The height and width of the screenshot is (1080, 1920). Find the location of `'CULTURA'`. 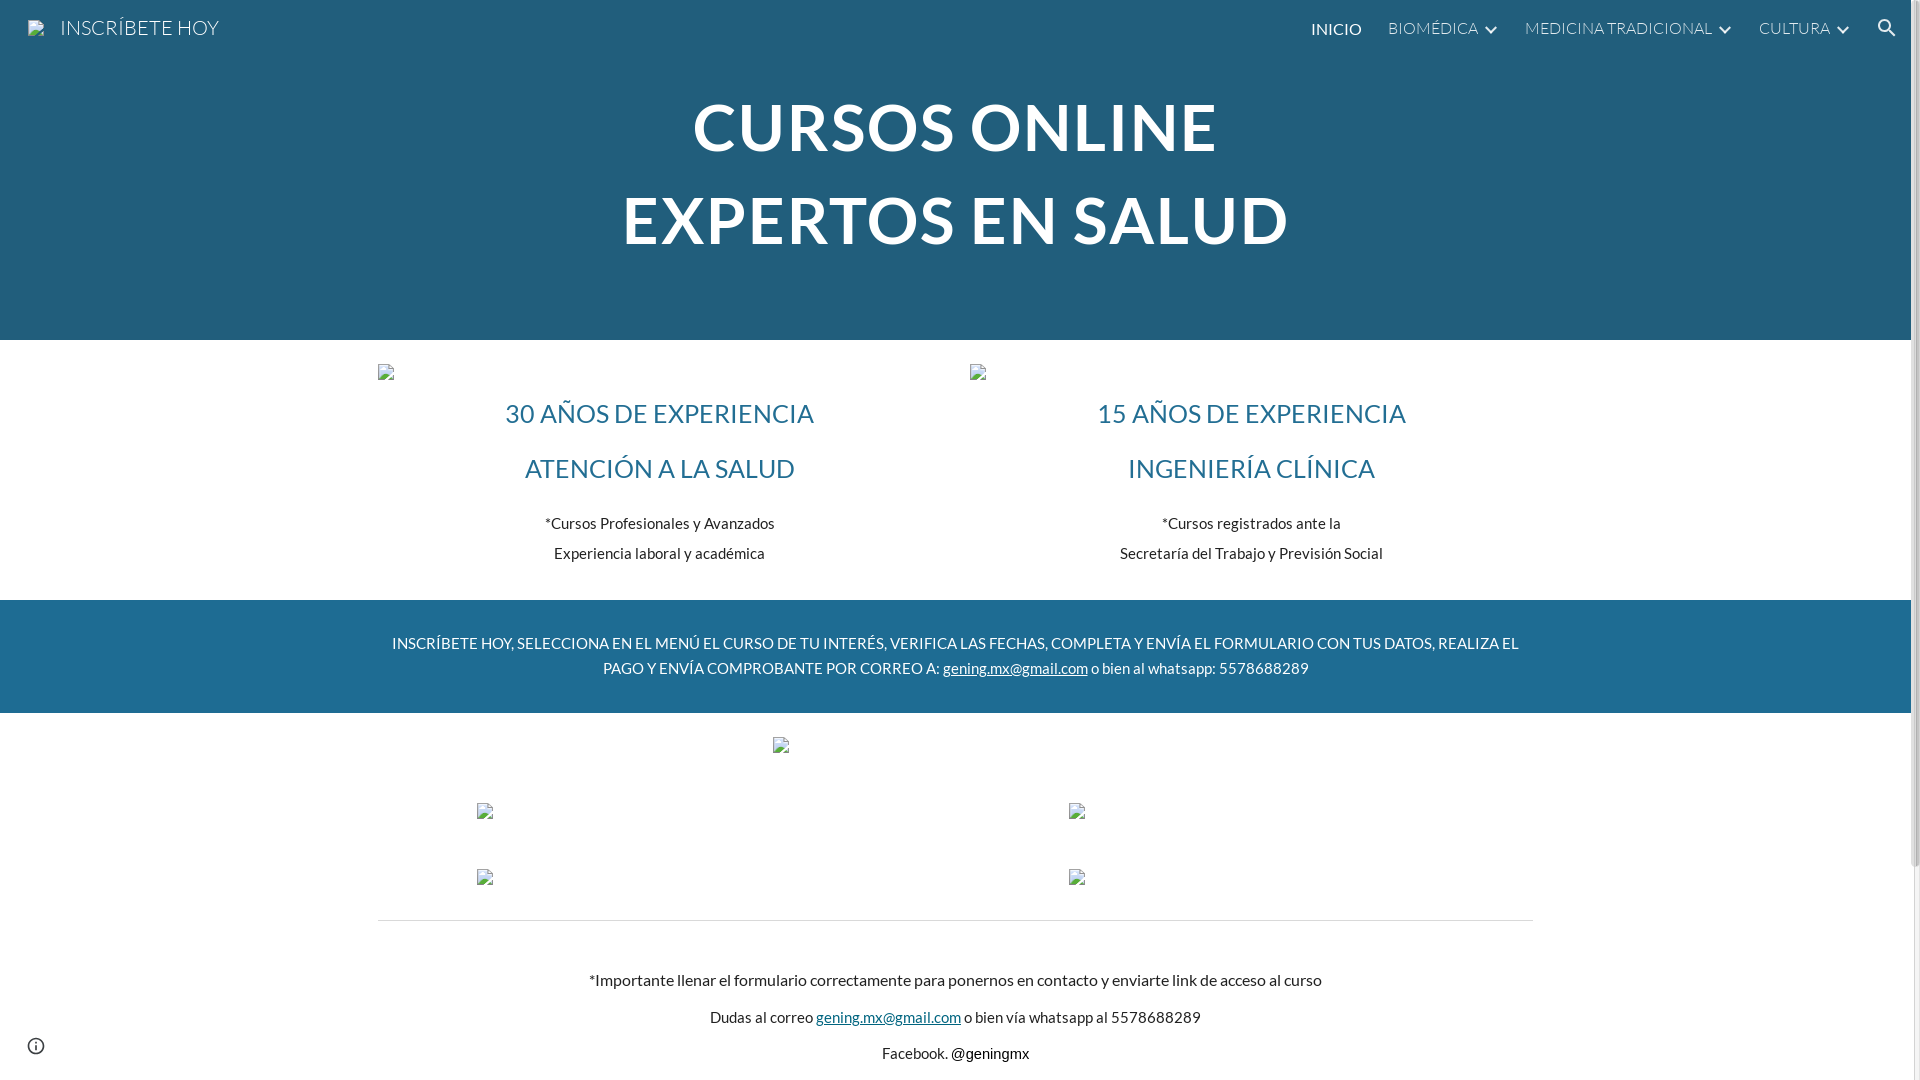

'CULTURA' is located at coordinates (1794, 27).